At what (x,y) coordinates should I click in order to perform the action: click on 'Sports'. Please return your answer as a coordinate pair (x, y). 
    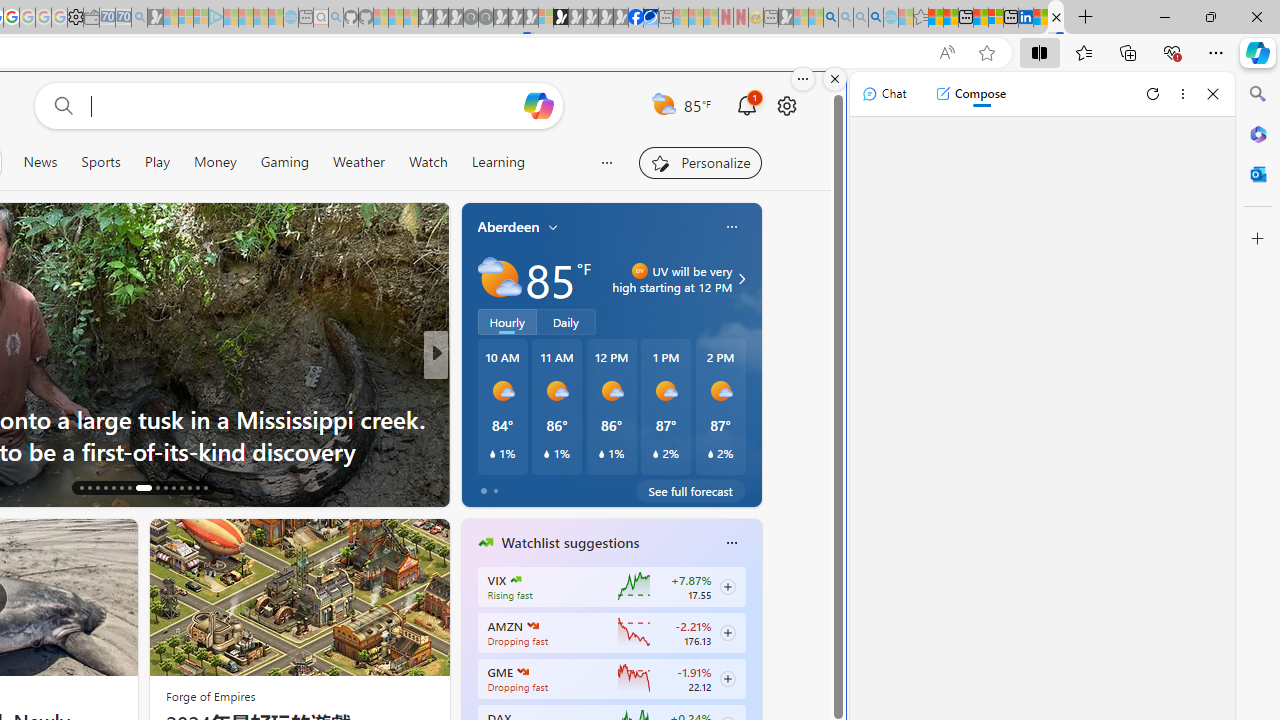
    Looking at the image, I should click on (100, 161).